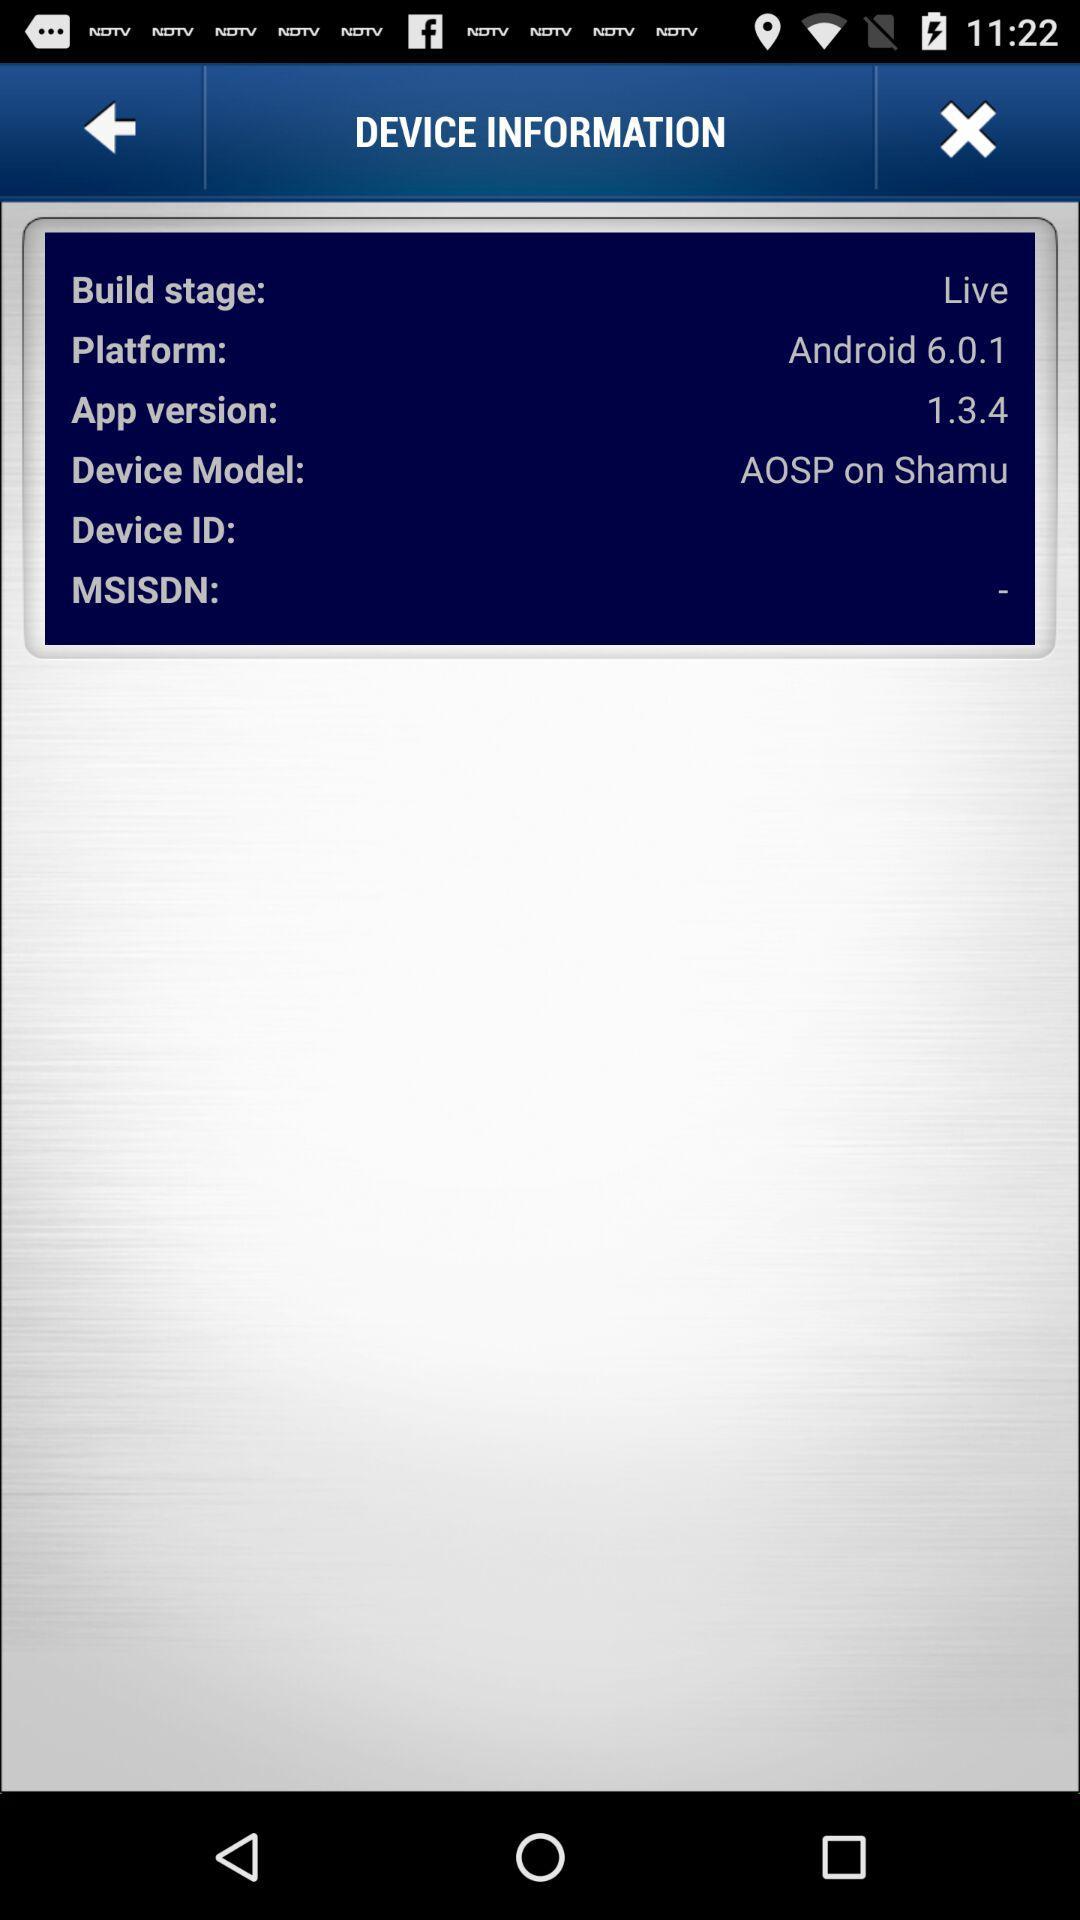 The height and width of the screenshot is (1920, 1080). Describe the element at coordinates (114, 129) in the screenshot. I see `icon above build stage: icon` at that location.